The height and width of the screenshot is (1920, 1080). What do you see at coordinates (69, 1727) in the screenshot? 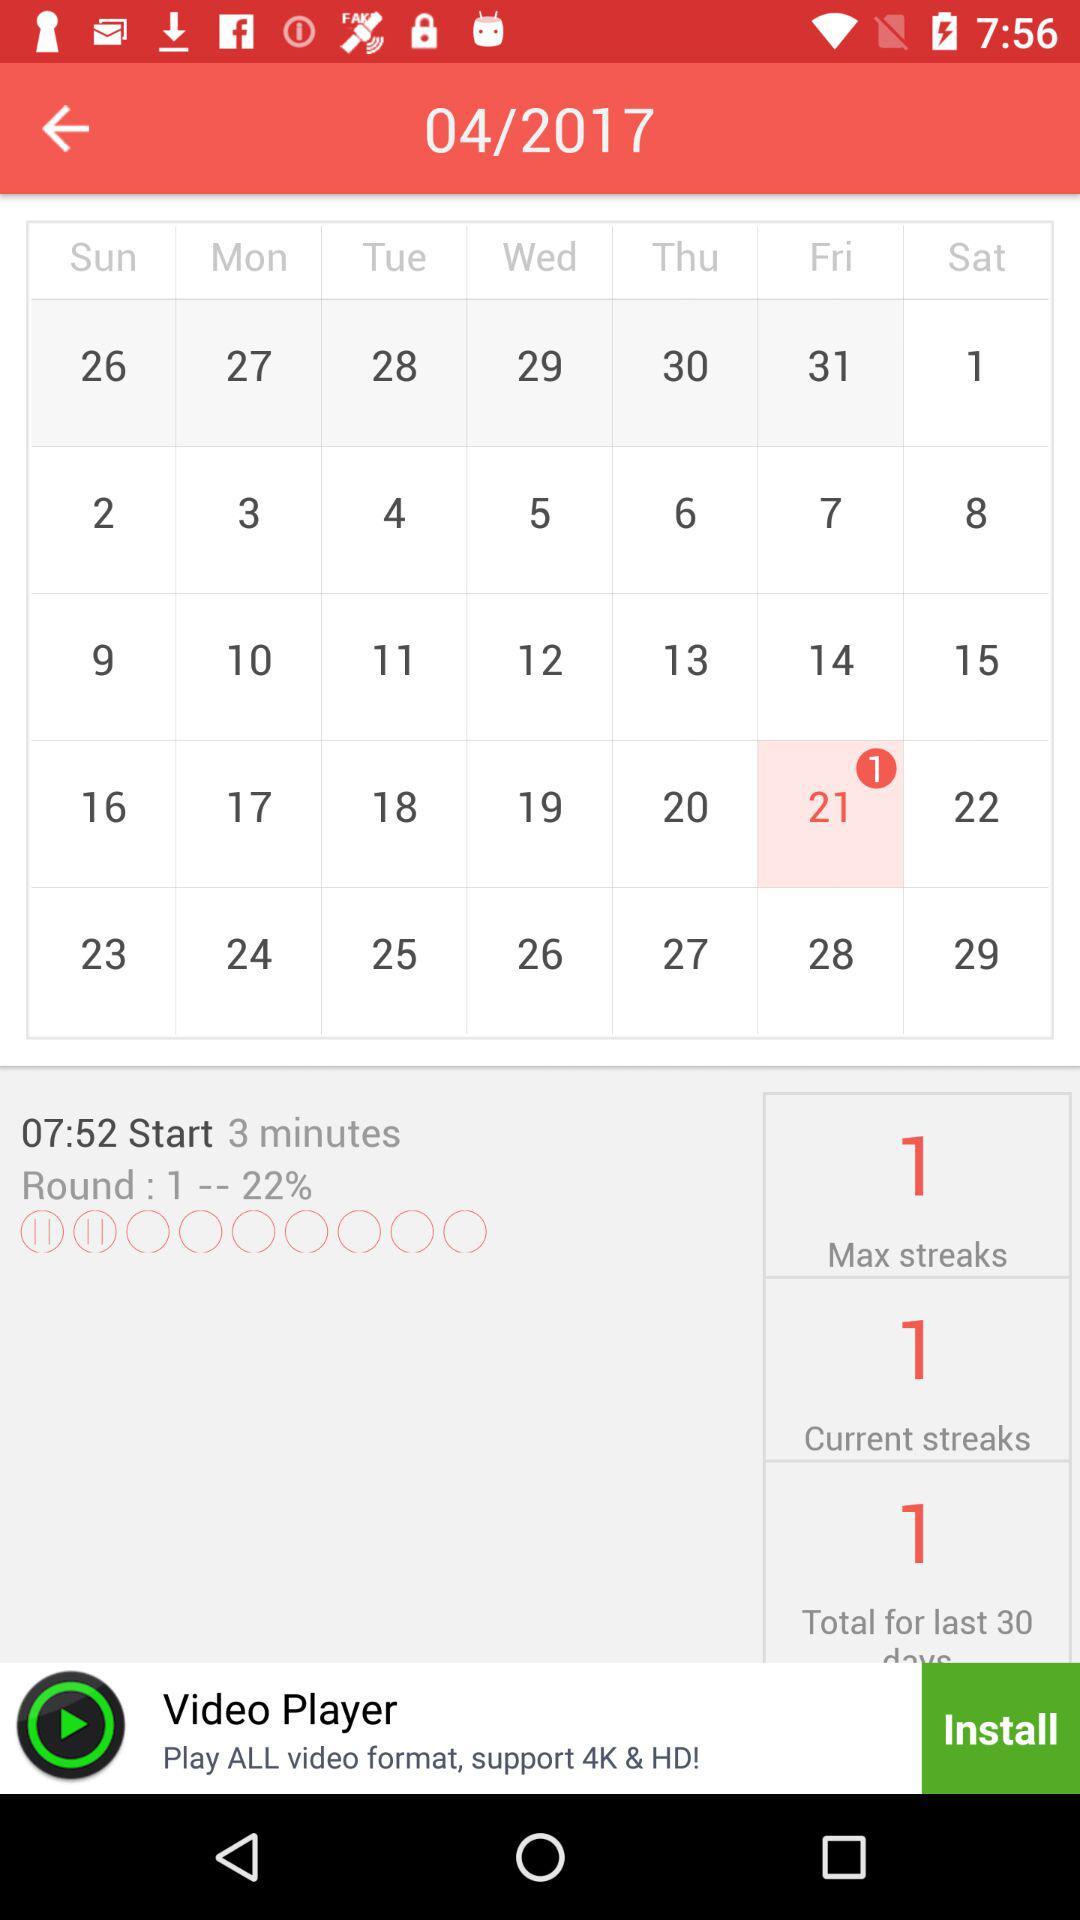
I see `play symbol icon beside video player at the bottom of the page` at bounding box center [69, 1727].